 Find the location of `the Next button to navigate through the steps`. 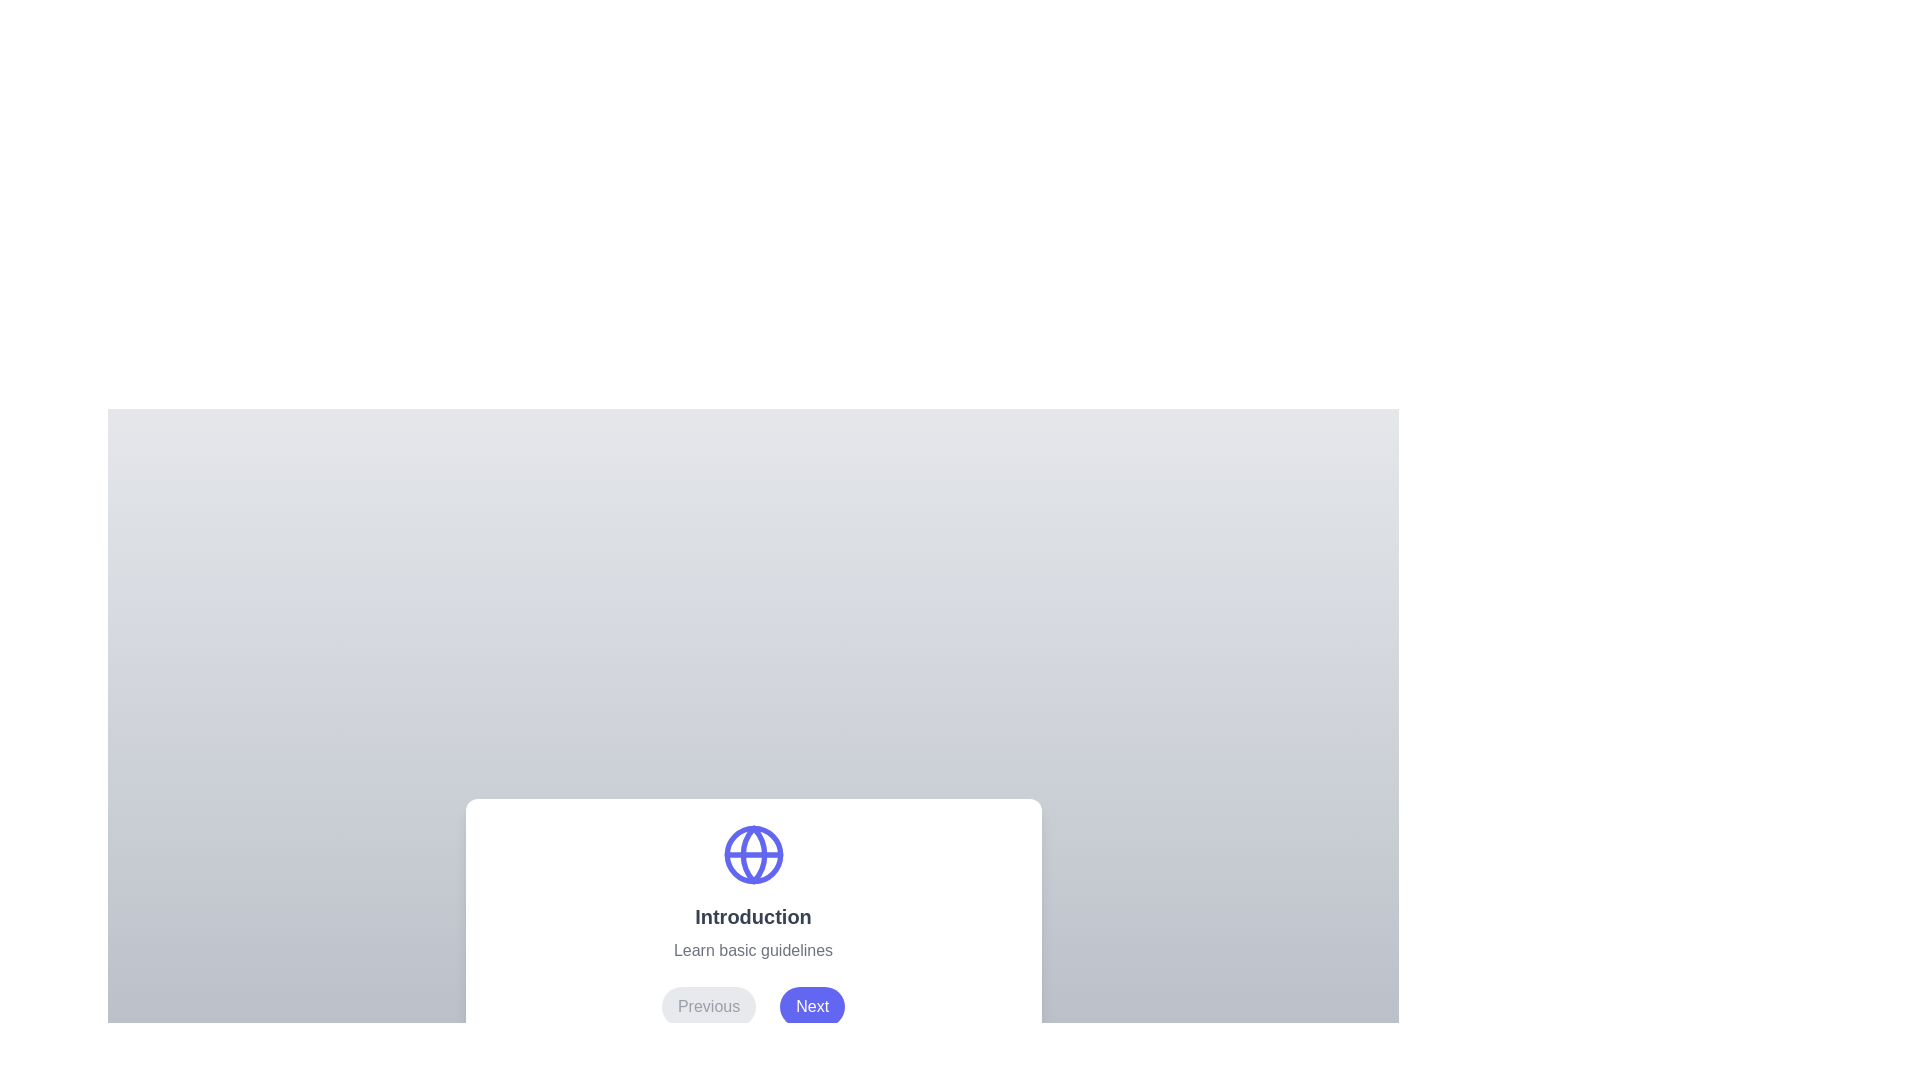

the Next button to navigate through the steps is located at coordinates (812, 1006).